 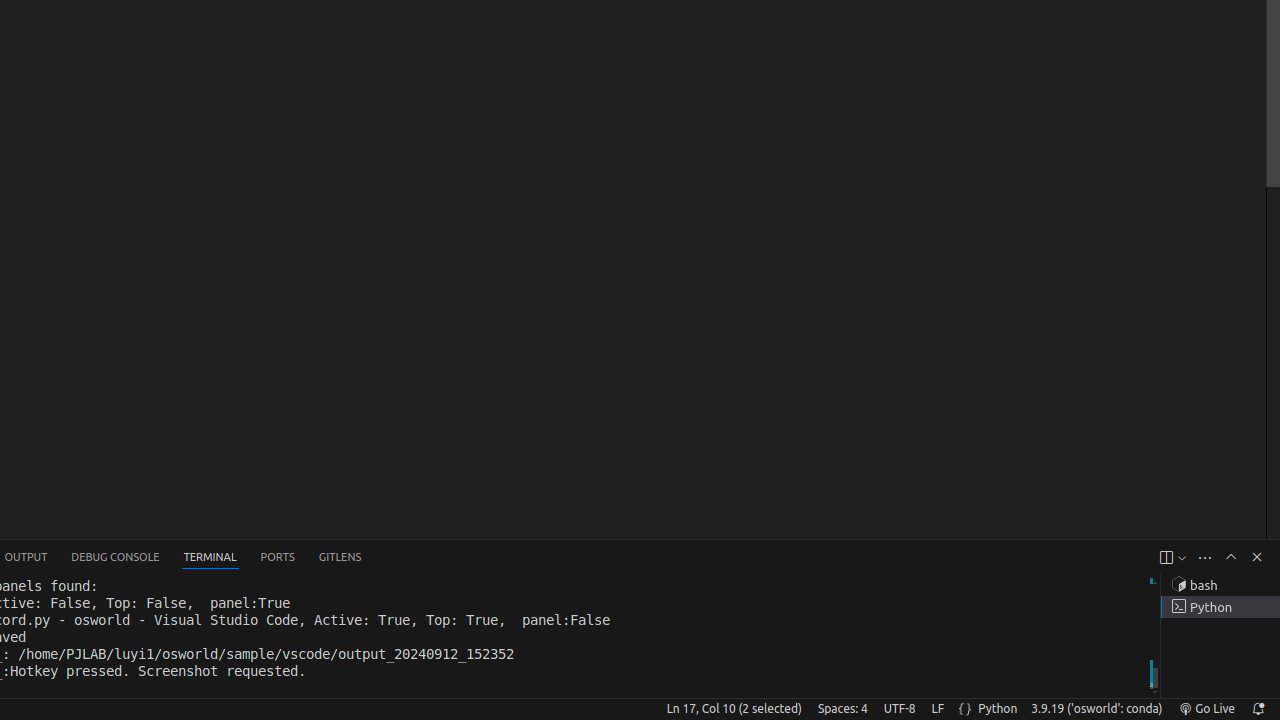 I want to click on 'Debug Console (Ctrl+Shift+Y)', so click(x=114, y=557).